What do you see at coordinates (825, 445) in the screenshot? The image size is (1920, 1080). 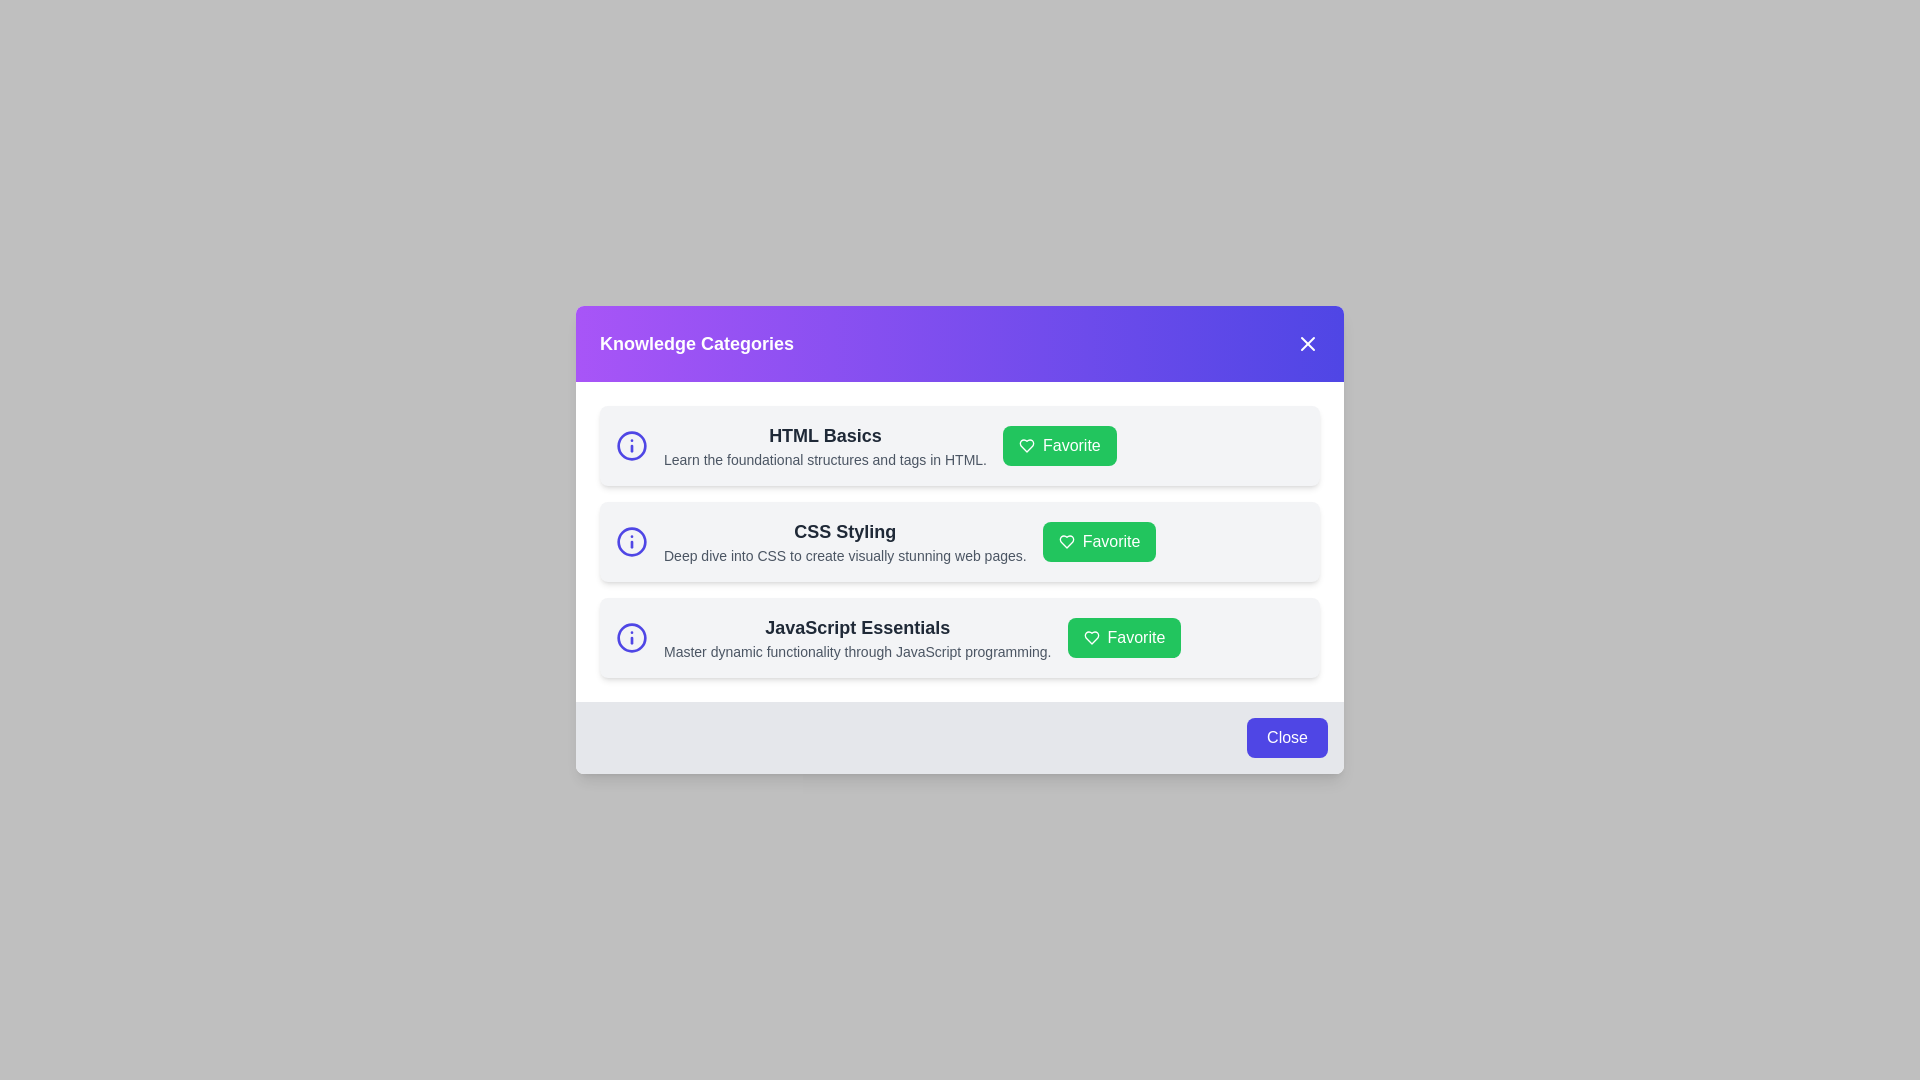 I see `the Text Box with Title and Description which is centrally aligned in the upper section of the list of knowledge categories, positioned between an informational icon and a 'Favorite' button` at bounding box center [825, 445].